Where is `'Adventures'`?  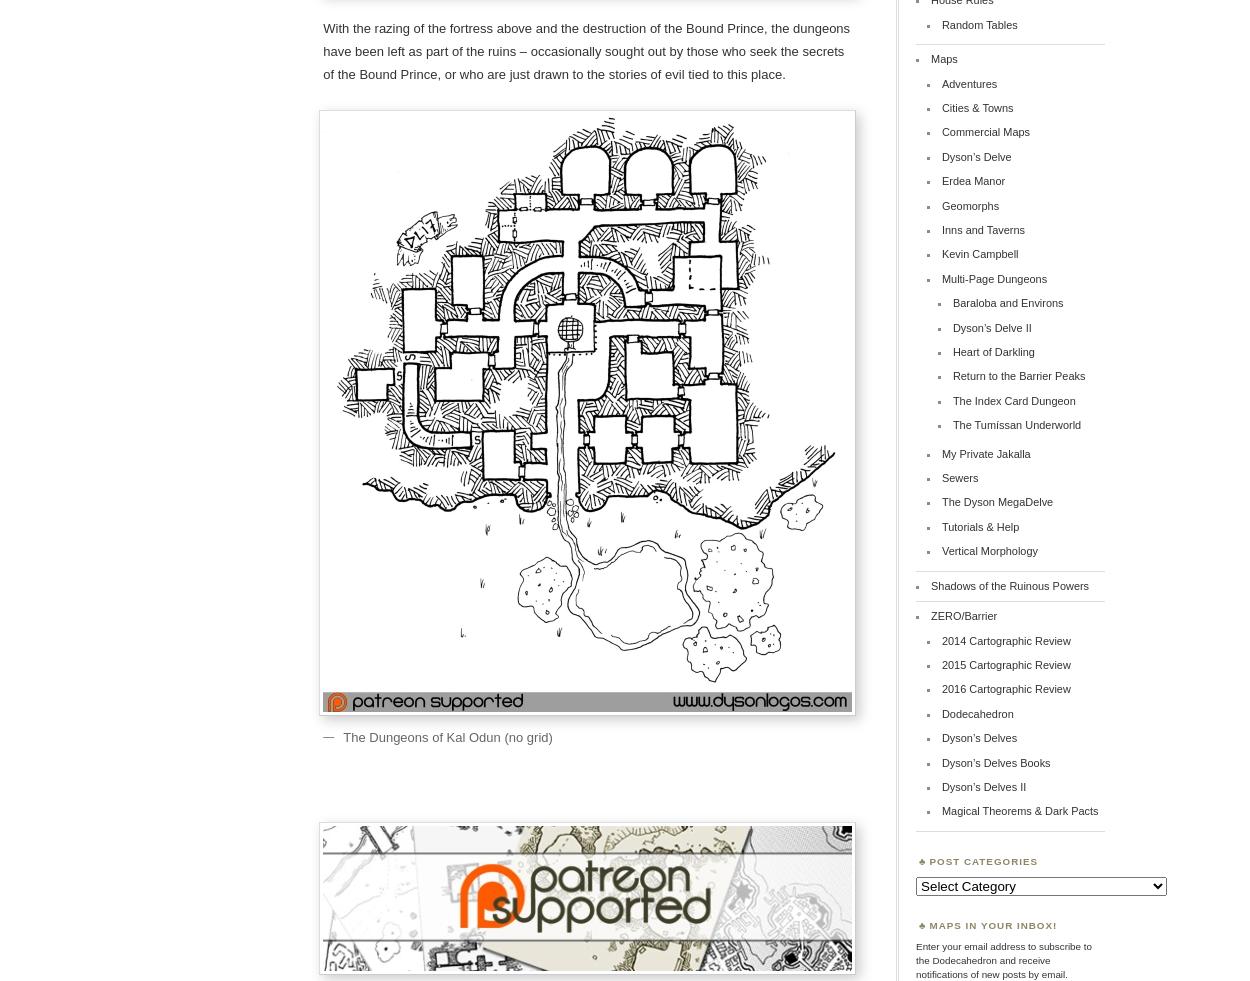 'Adventures' is located at coordinates (968, 81).